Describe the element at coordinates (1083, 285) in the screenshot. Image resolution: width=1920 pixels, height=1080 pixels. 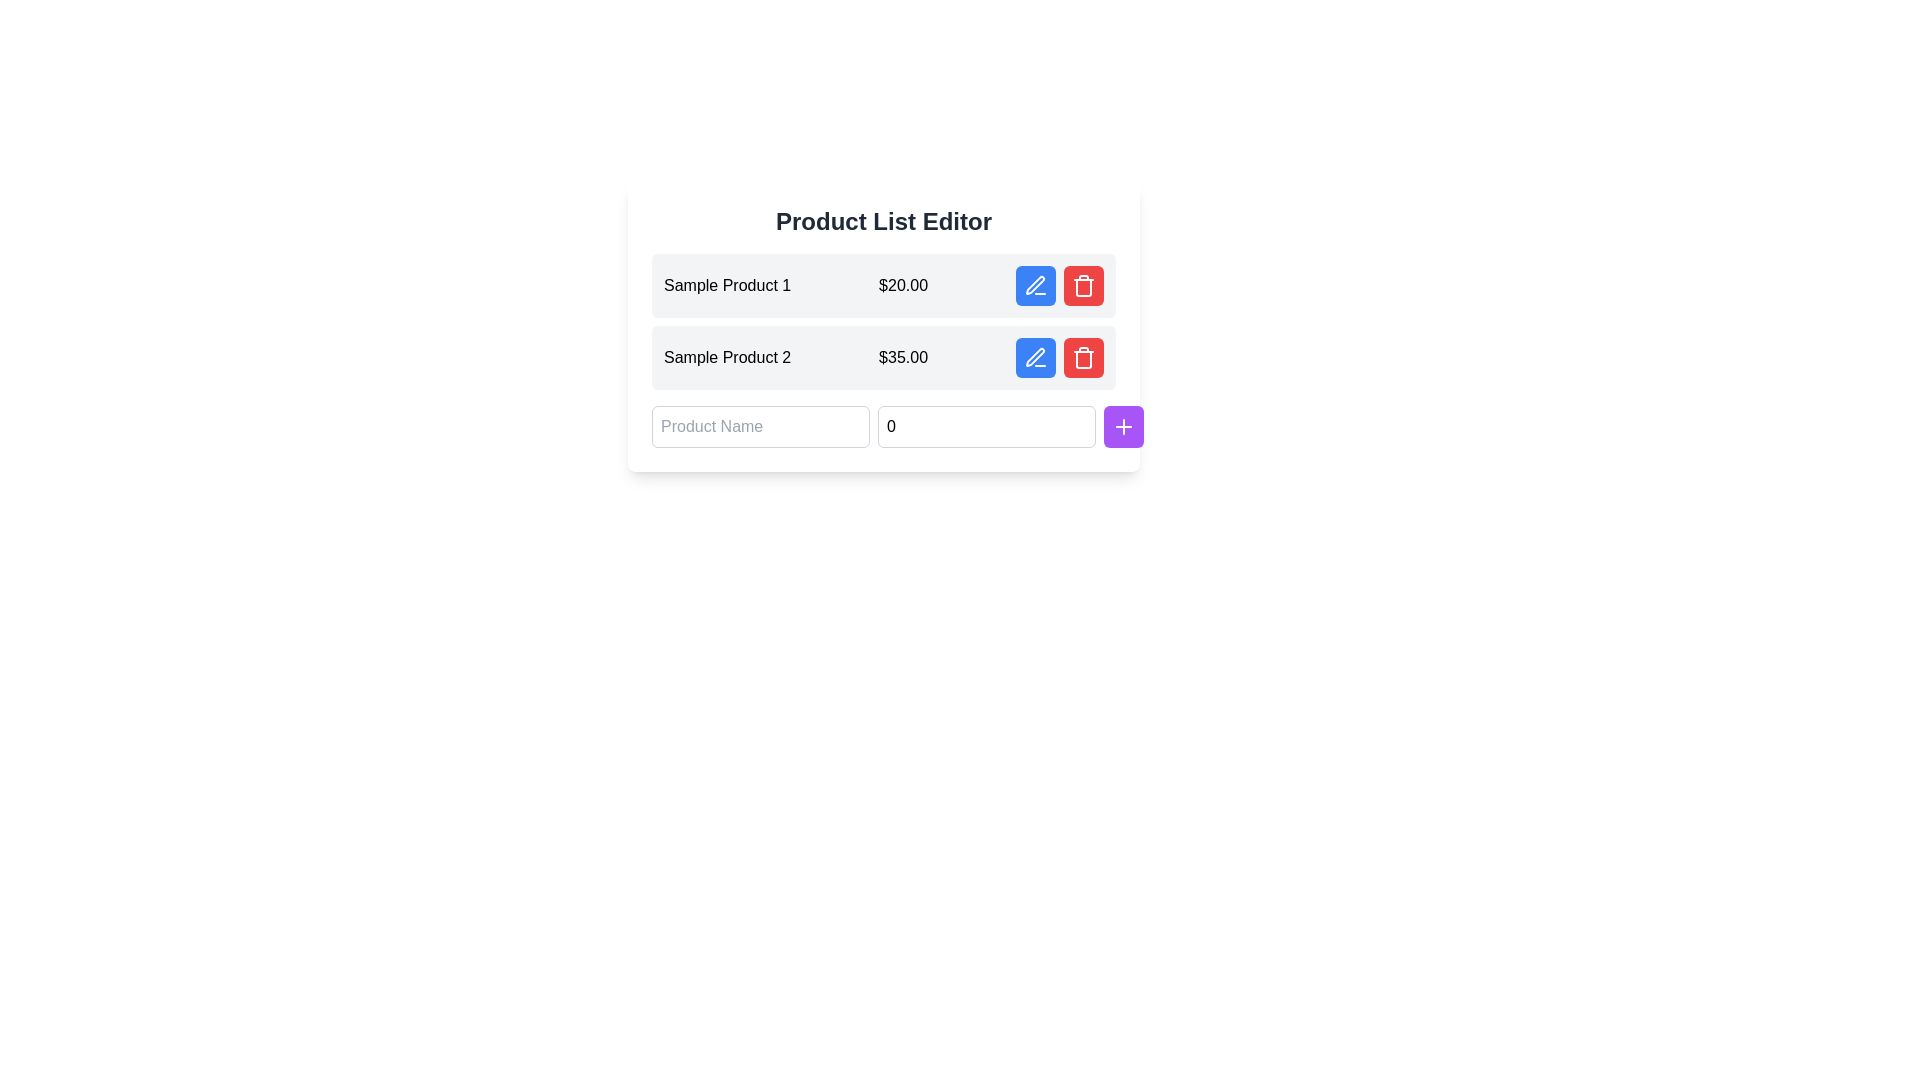
I see `the trash can icon within the red button located to the right of the second row in the product list table to initiate the delete action` at that location.